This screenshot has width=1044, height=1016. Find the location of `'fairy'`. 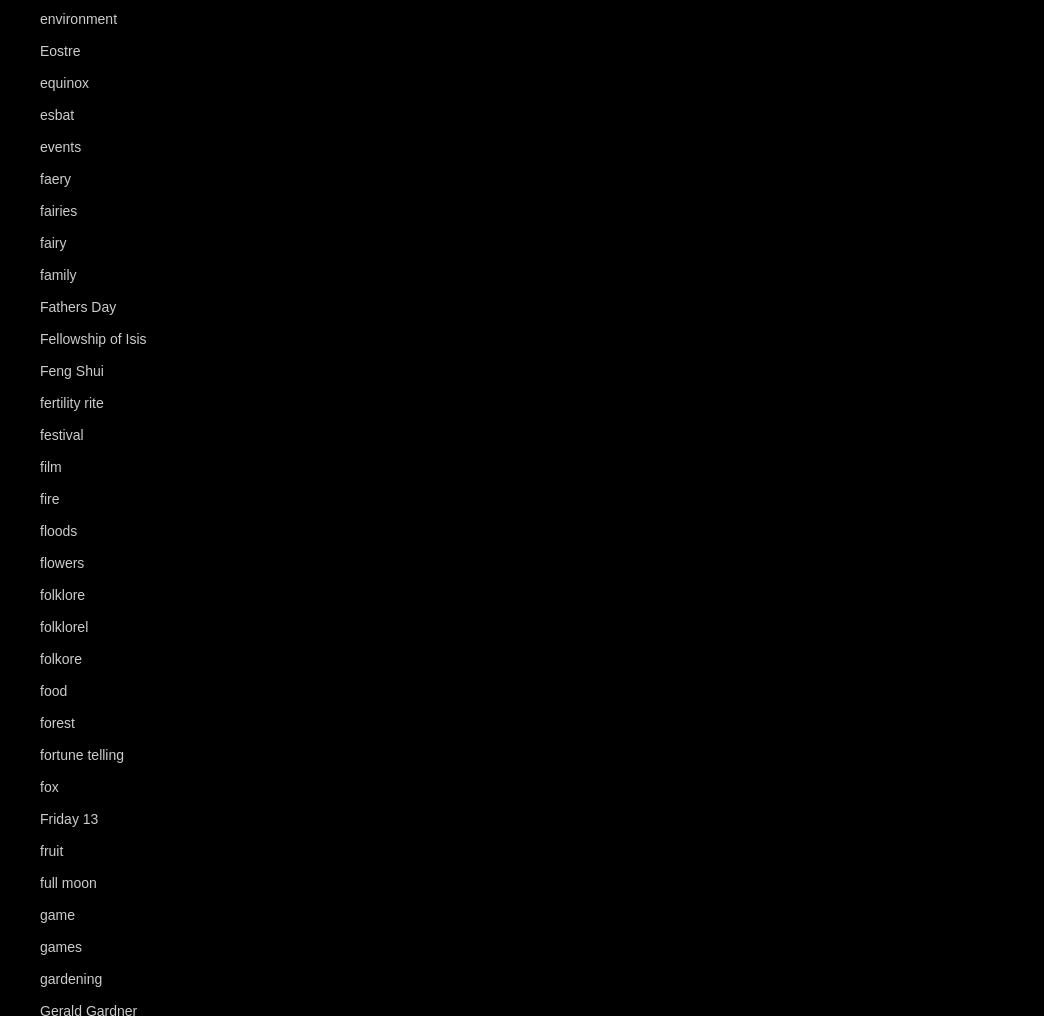

'fairy' is located at coordinates (52, 243).